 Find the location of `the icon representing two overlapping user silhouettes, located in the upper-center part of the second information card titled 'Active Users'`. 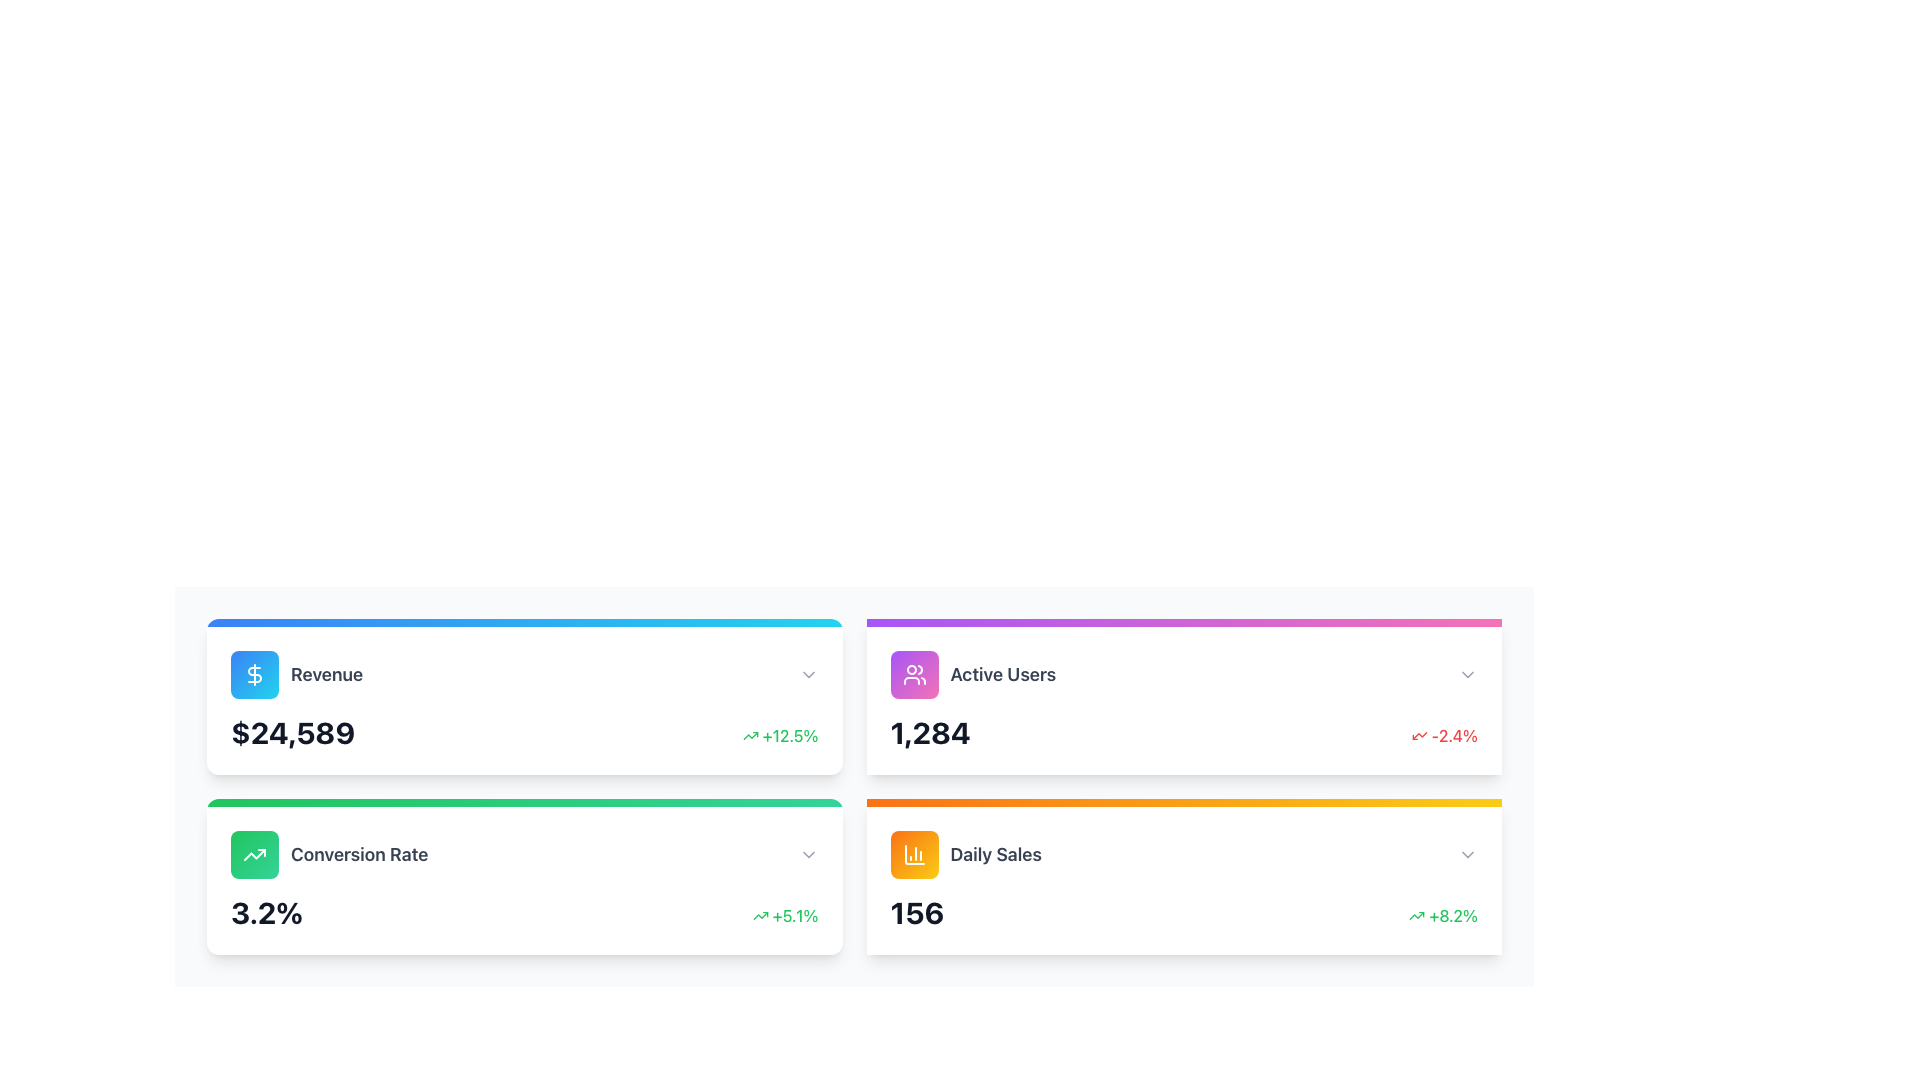

the icon representing two overlapping user silhouettes, located in the upper-center part of the second information card titled 'Active Users' is located at coordinates (913, 675).